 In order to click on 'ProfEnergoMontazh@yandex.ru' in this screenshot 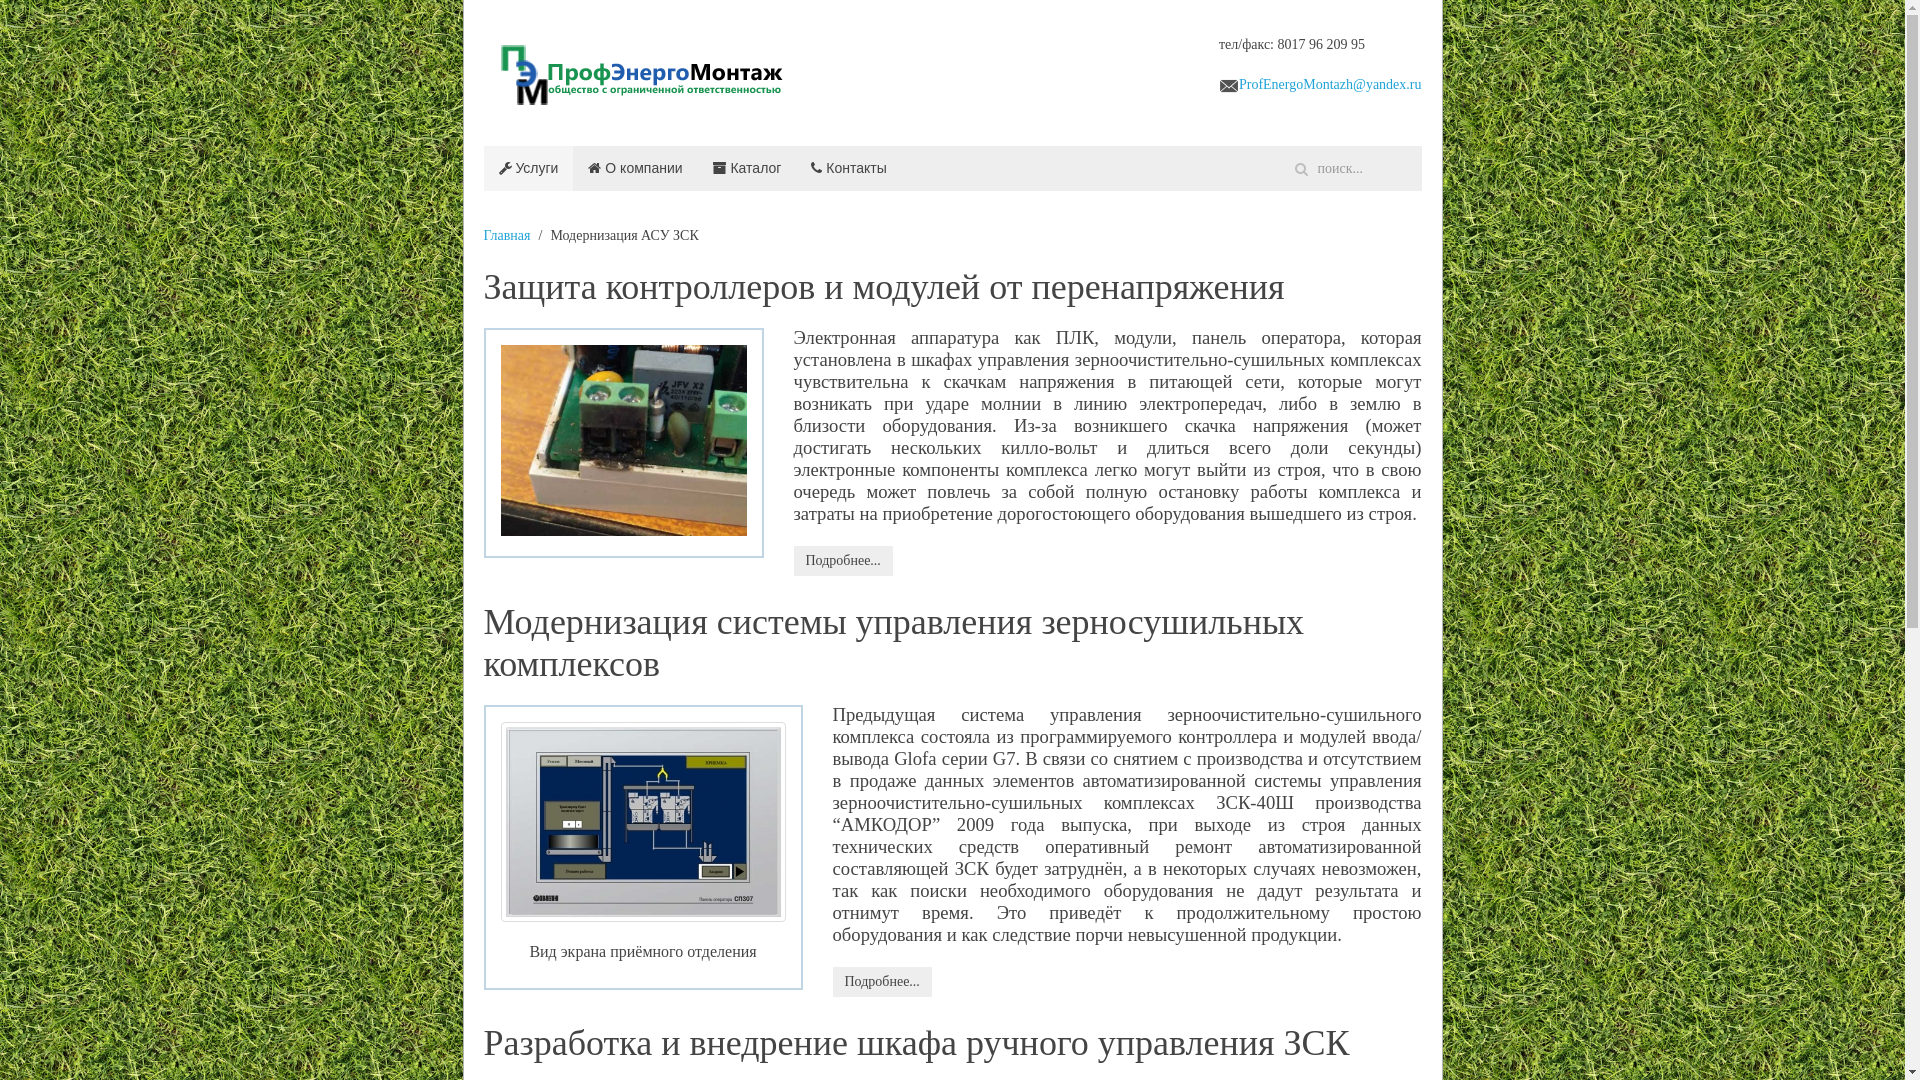, I will do `click(1330, 83)`.